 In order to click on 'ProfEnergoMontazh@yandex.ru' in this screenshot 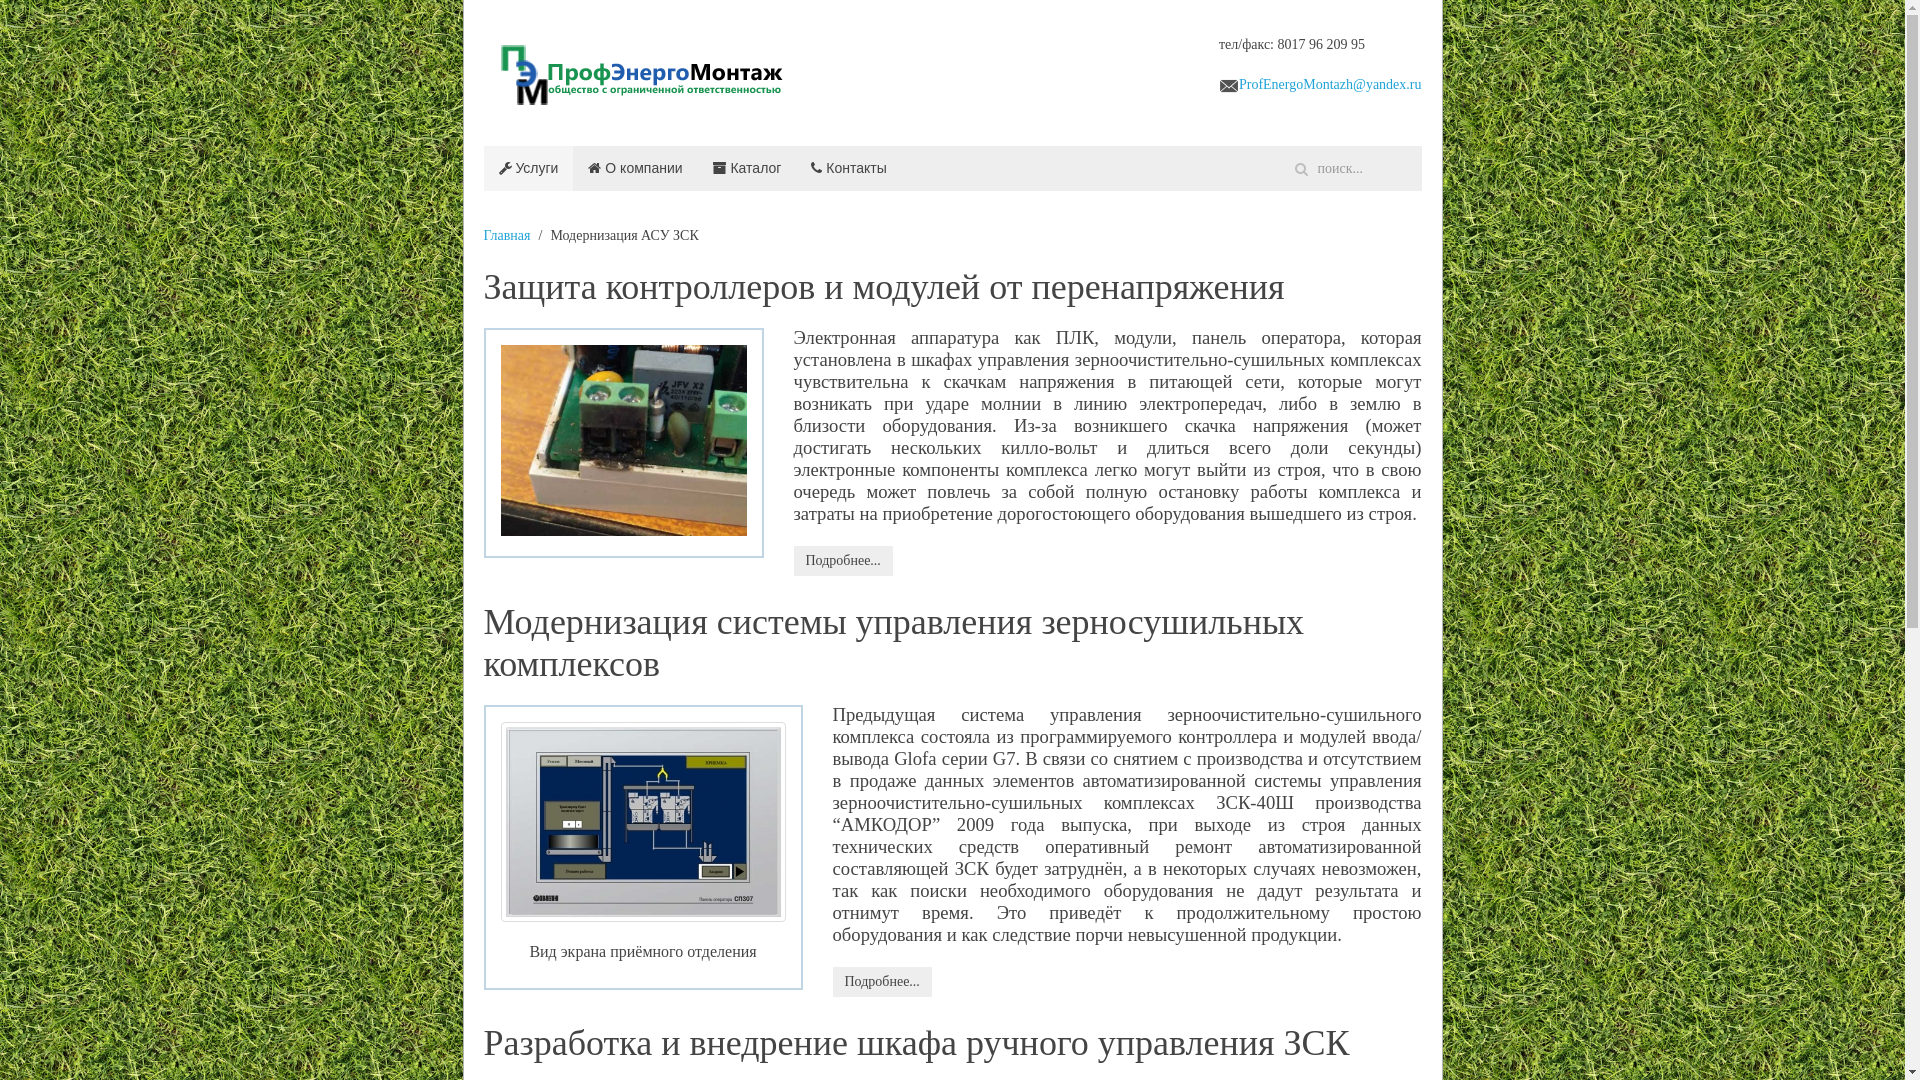, I will do `click(1330, 83)`.